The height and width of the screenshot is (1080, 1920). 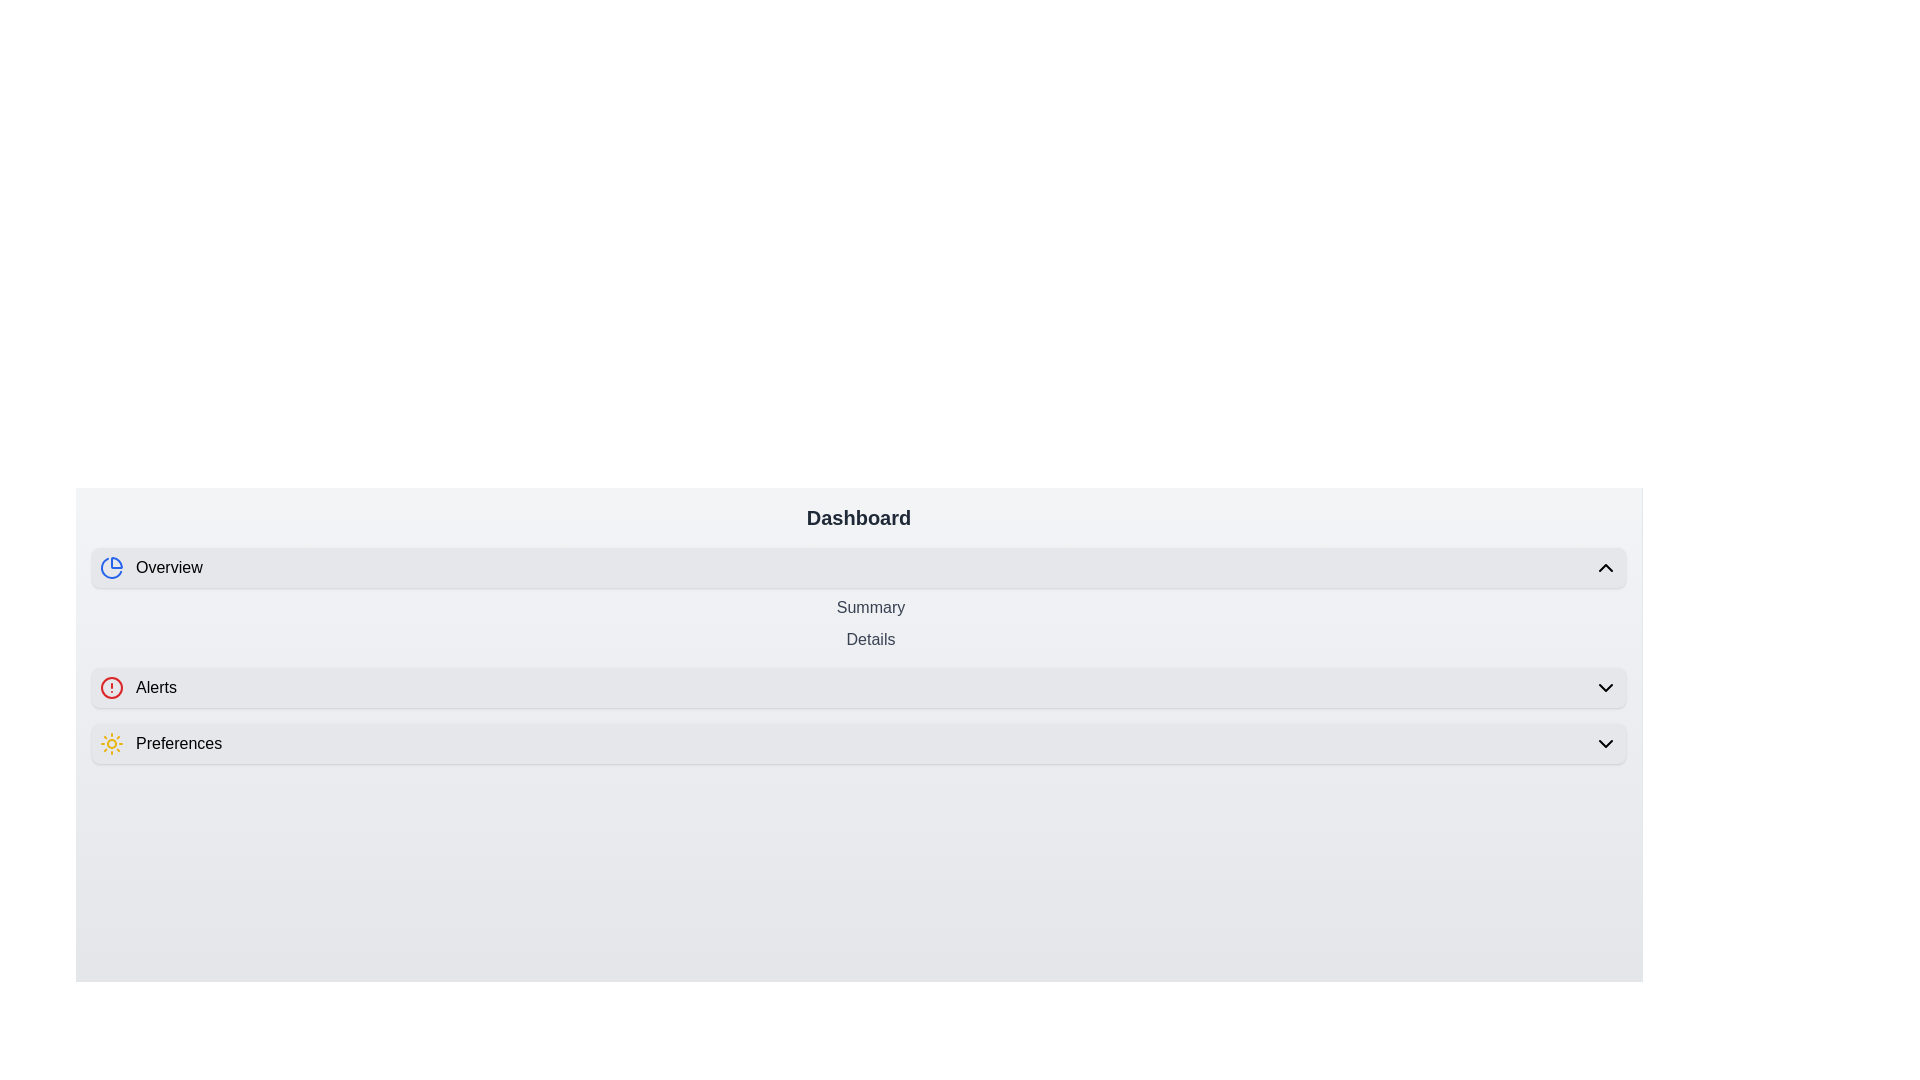 I want to click on the Static Text Label element labeled 'Overview', which is positioned adjacent to a pie chart icon in the top-left section of the interface, so click(x=169, y=567).